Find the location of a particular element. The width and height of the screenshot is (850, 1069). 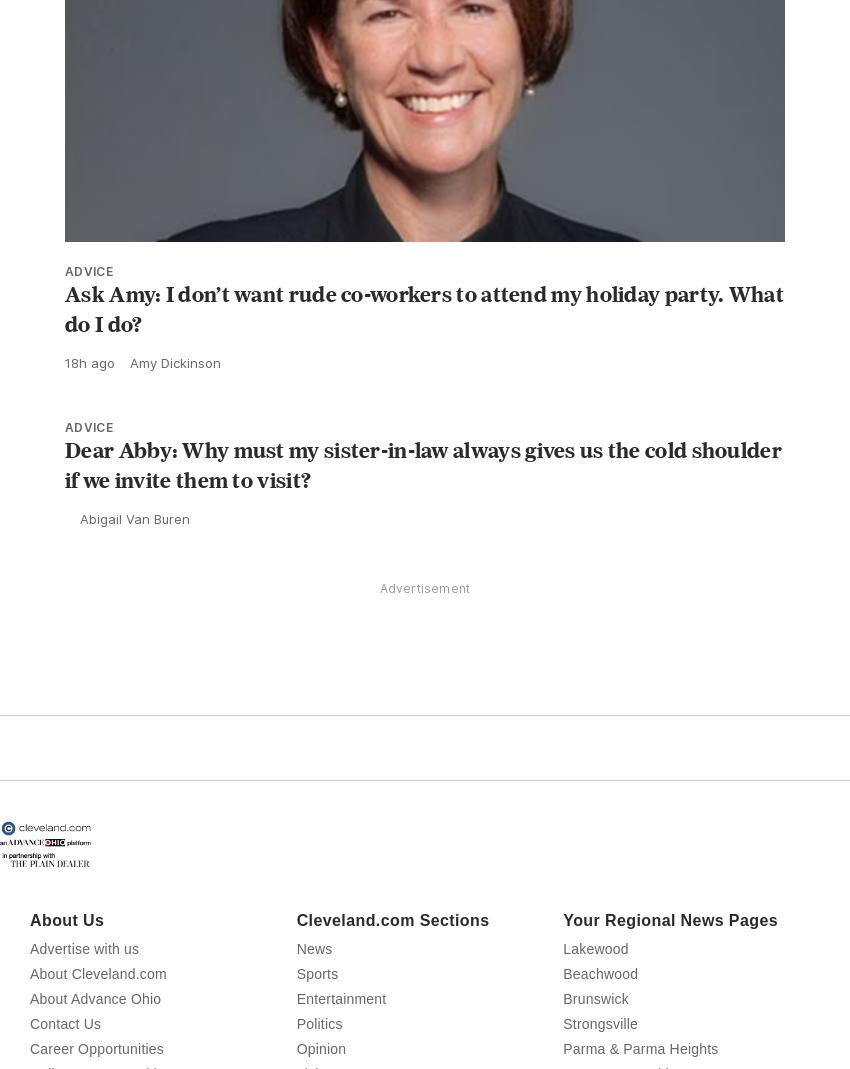

'Advertise with us' is located at coordinates (84, 992).